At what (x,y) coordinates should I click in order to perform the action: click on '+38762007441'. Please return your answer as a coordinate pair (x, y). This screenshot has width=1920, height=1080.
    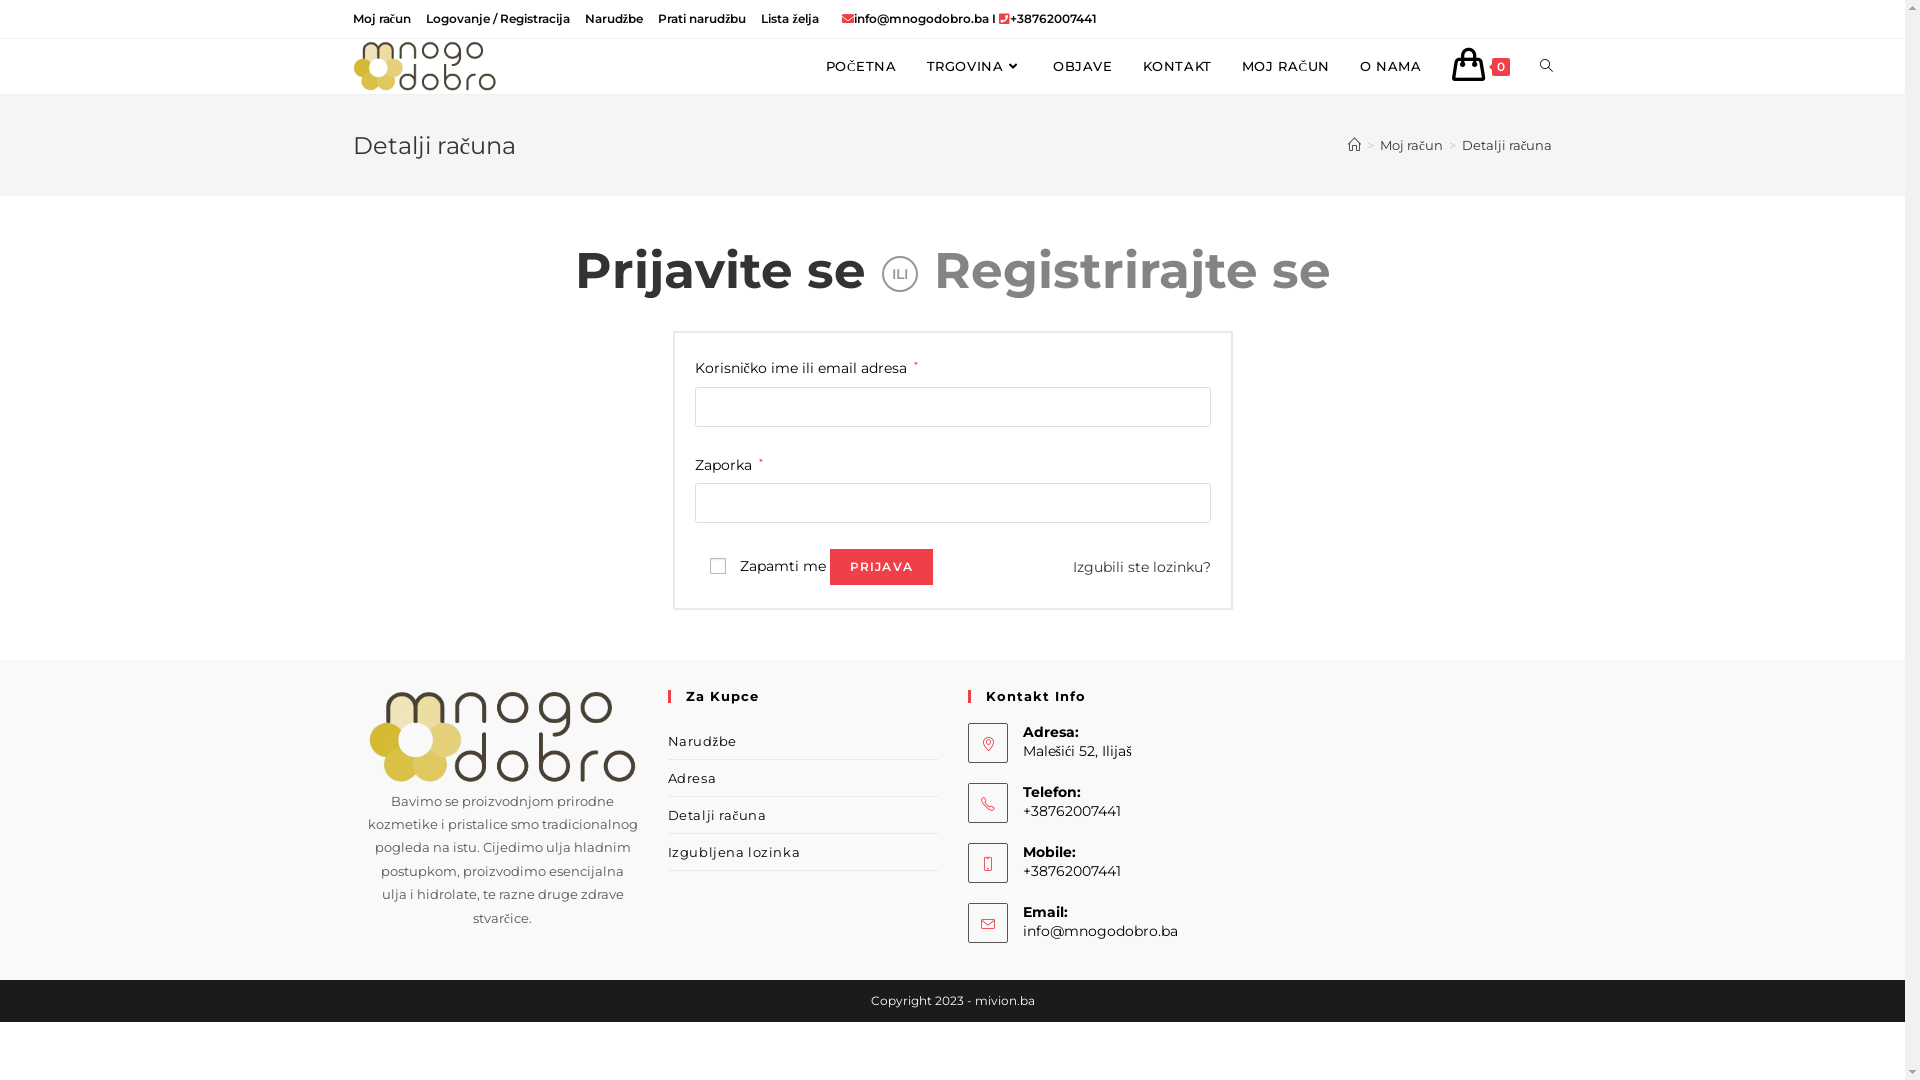
    Looking at the image, I should click on (1129, 870).